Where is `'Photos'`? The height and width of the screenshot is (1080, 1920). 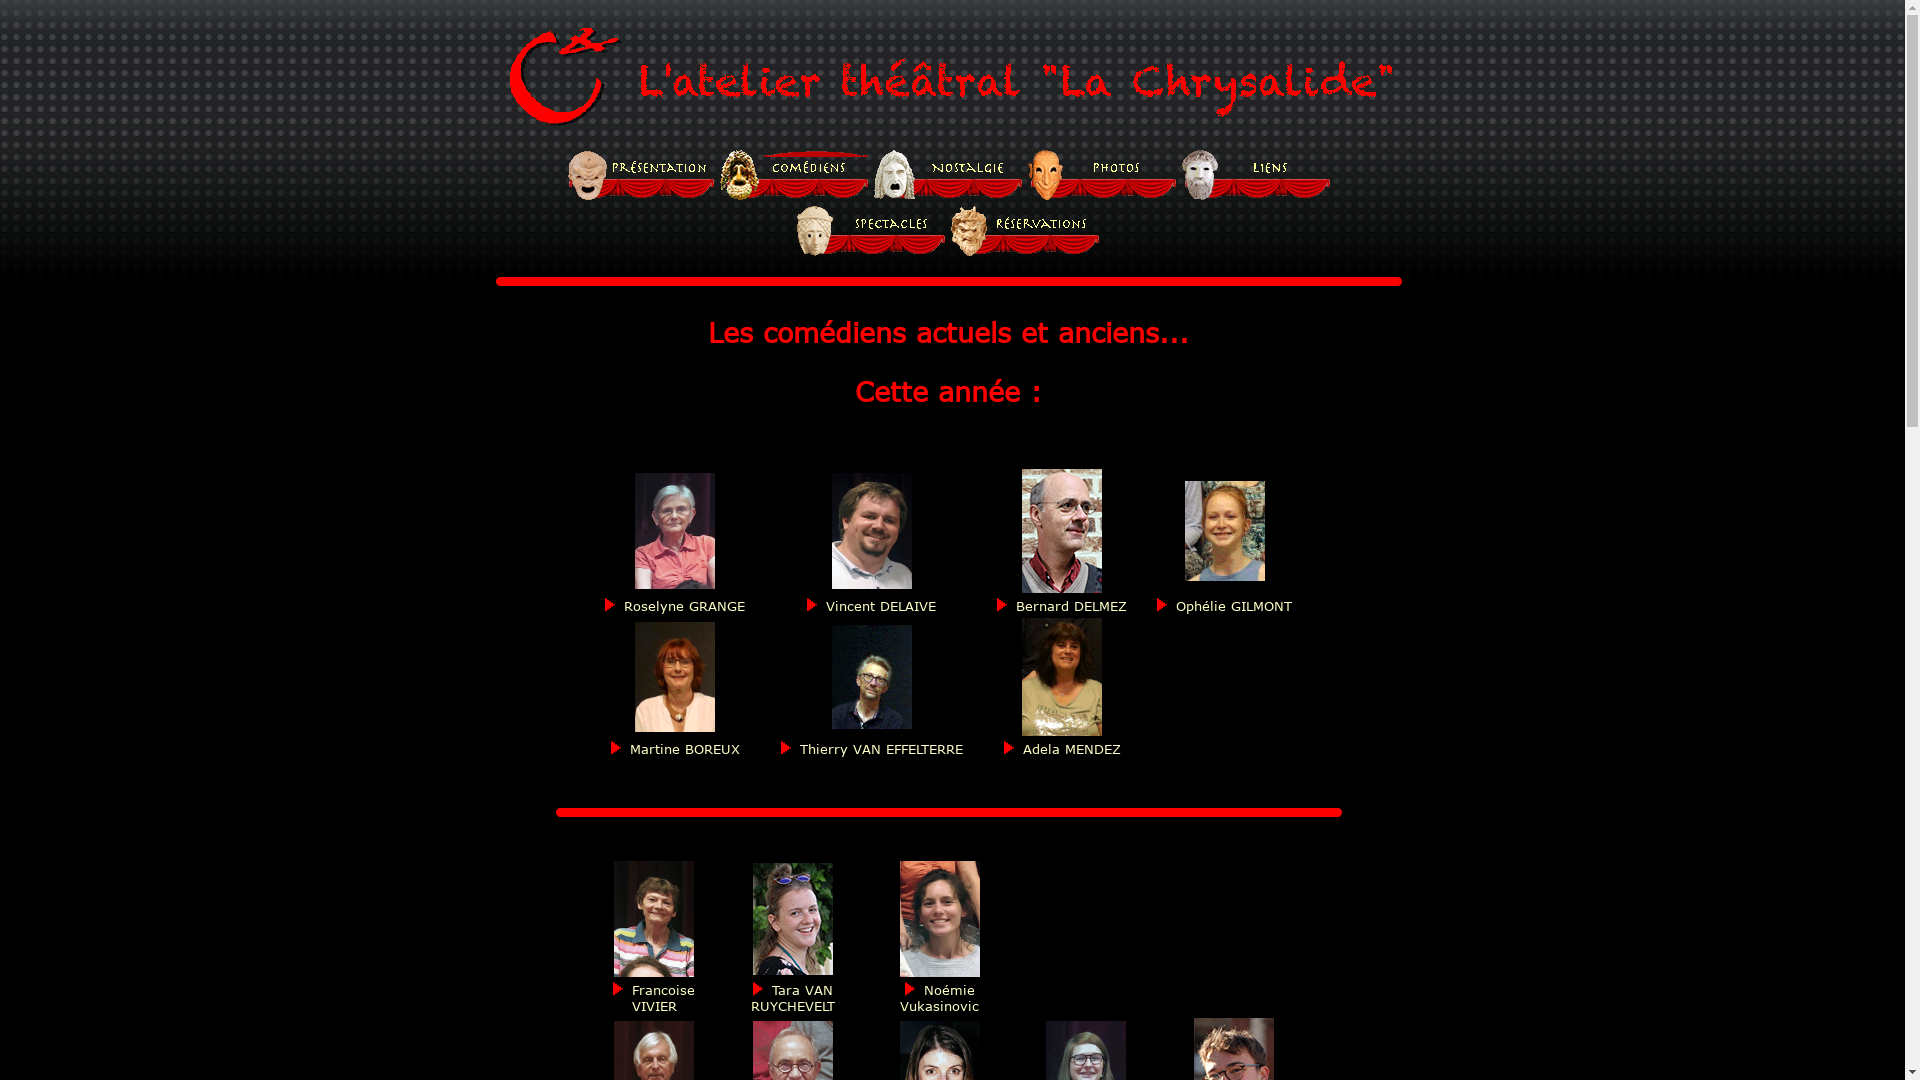
'Photos' is located at coordinates (1102, 173).